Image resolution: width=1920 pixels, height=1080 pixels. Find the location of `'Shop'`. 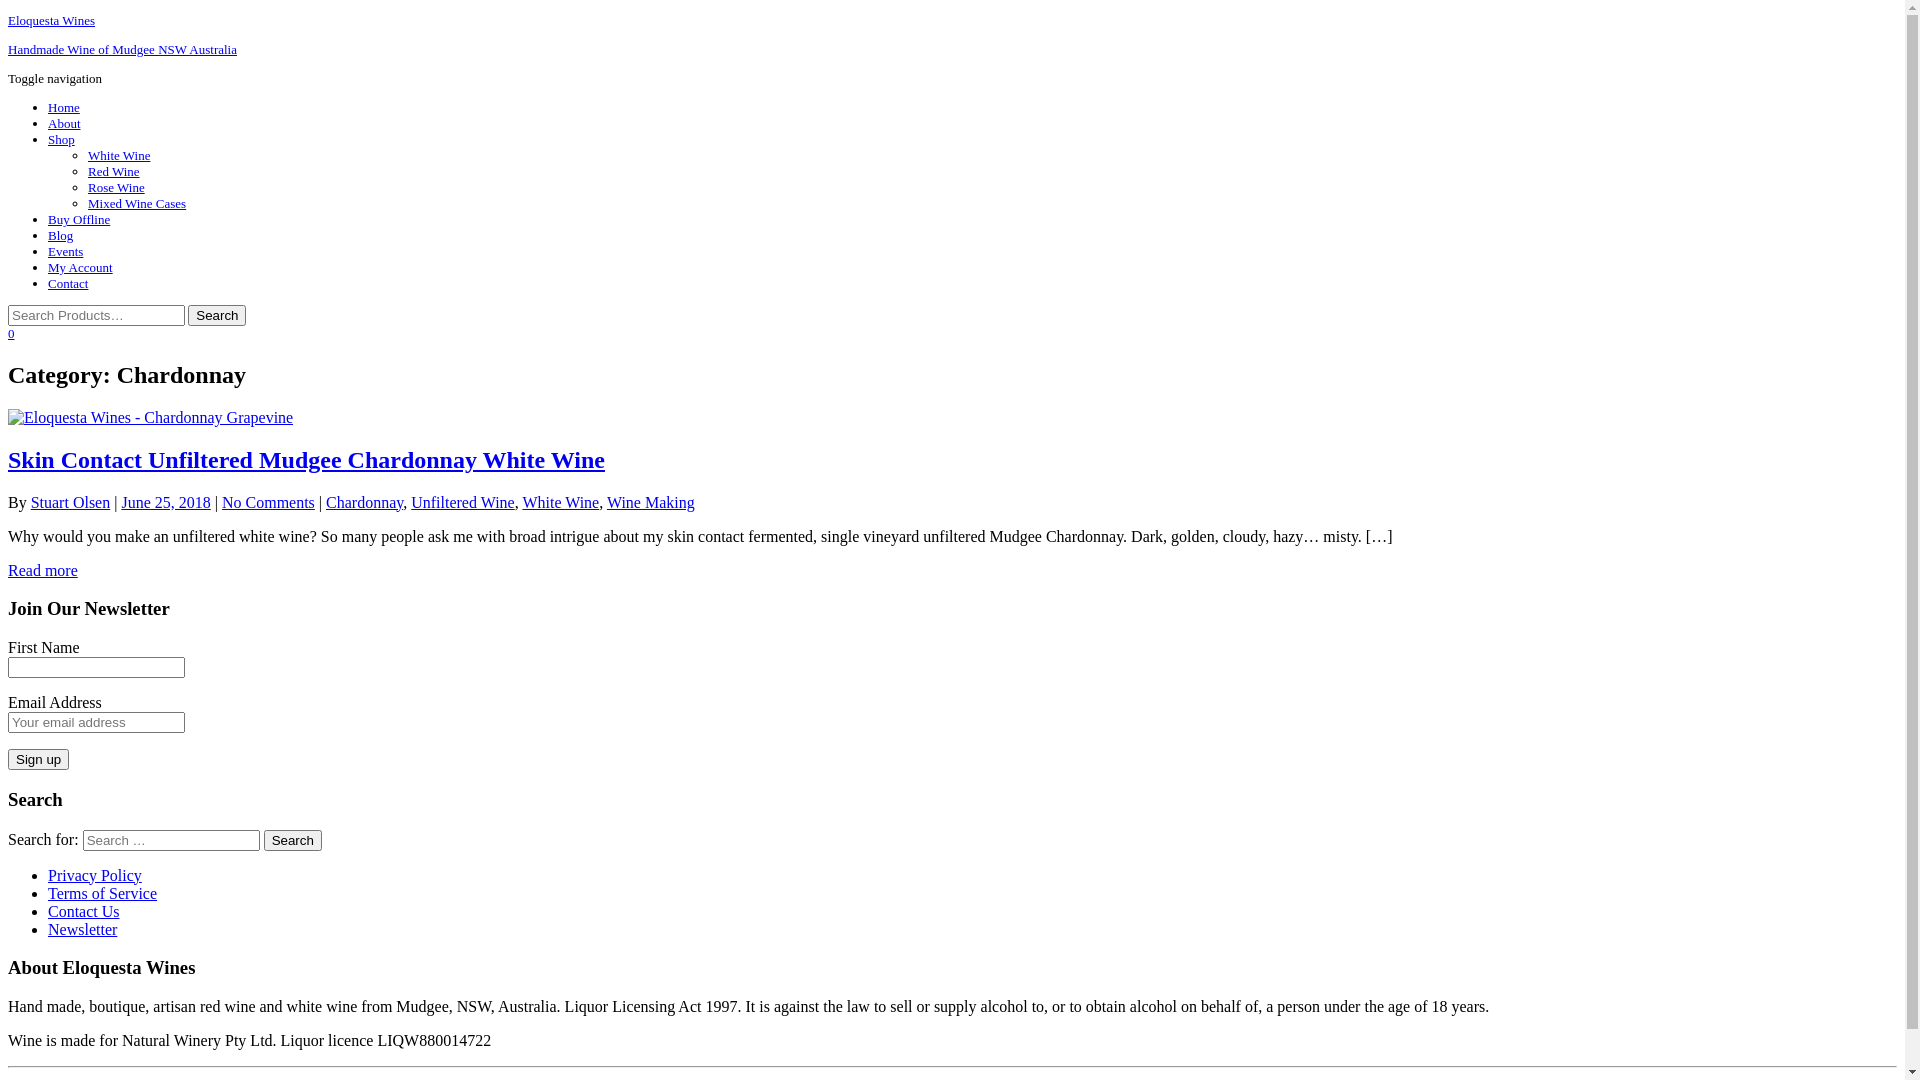

'Shop' is located at coordinates (61, 138).